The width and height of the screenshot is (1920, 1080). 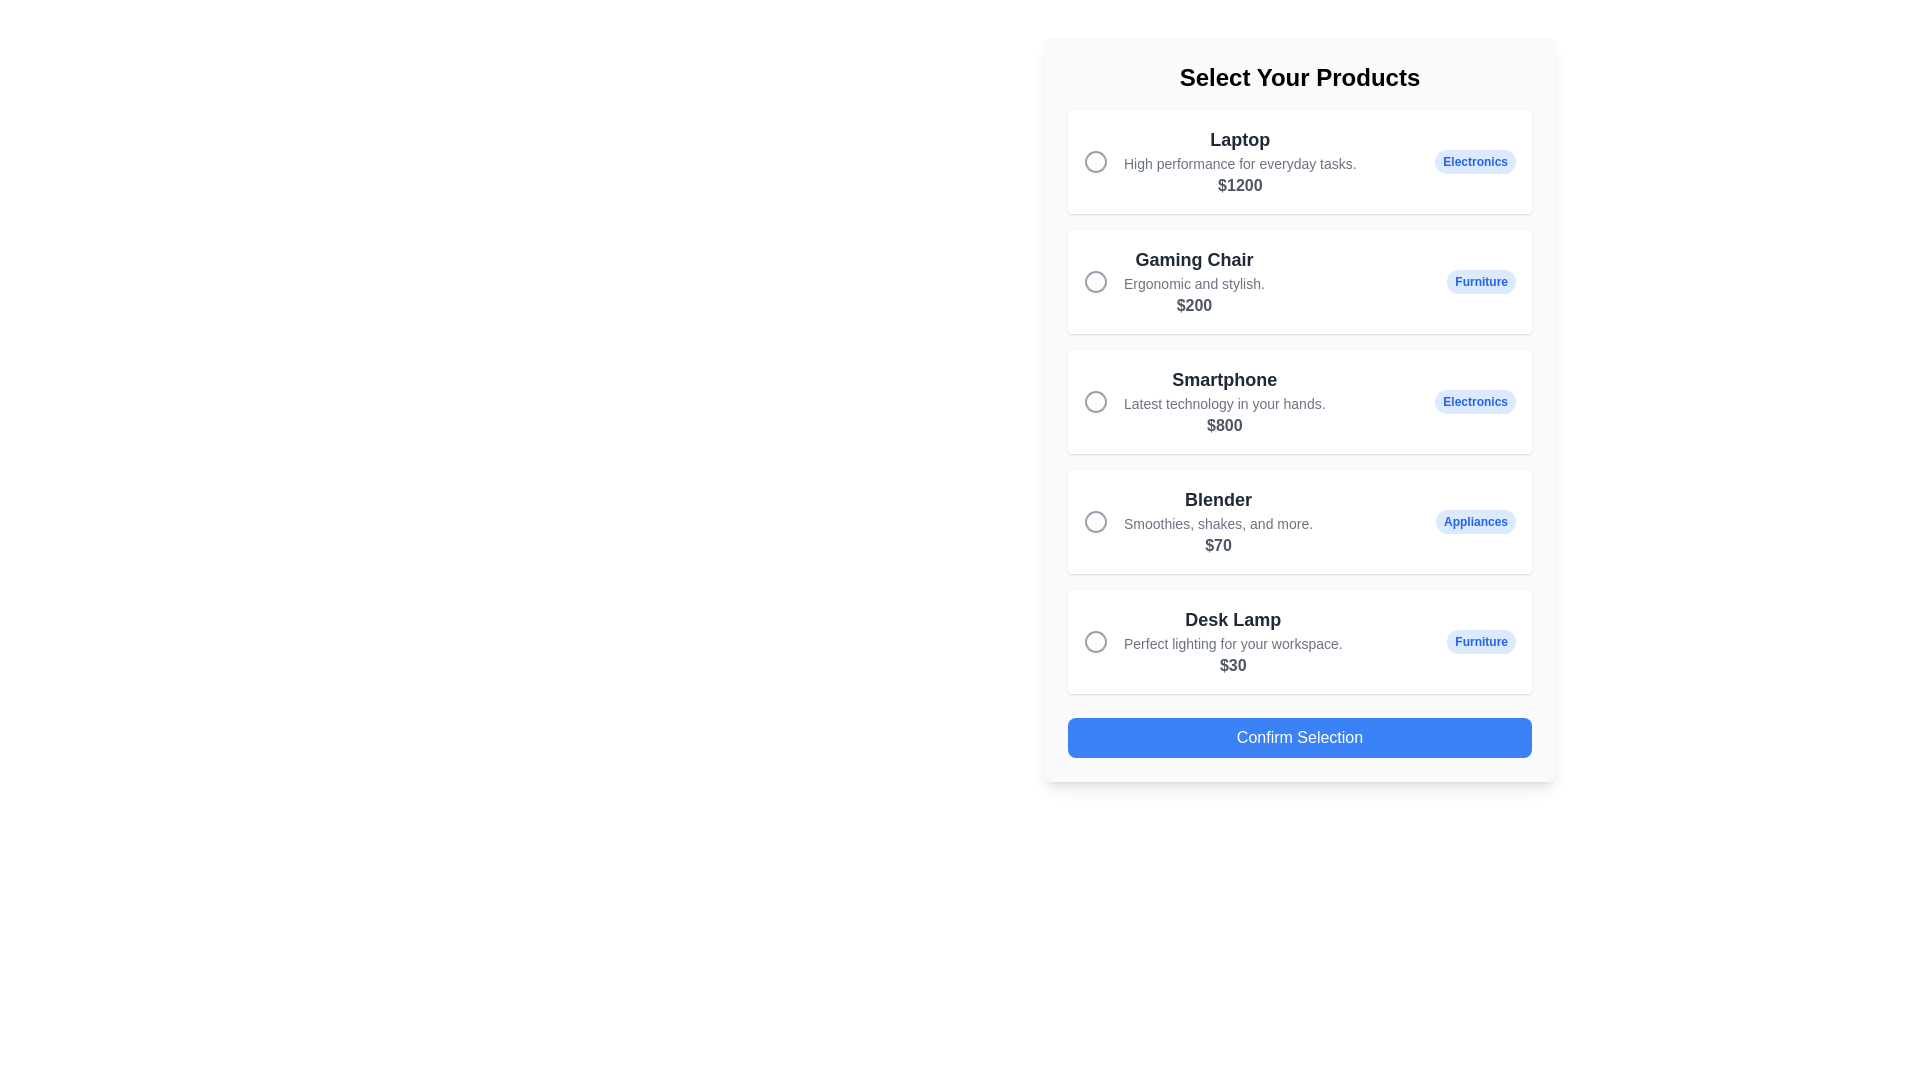 I want to click on the display text group containing product details for the 'Gaming Chair', which is the second entry in the product selection list, so click(x=1194, y=281).